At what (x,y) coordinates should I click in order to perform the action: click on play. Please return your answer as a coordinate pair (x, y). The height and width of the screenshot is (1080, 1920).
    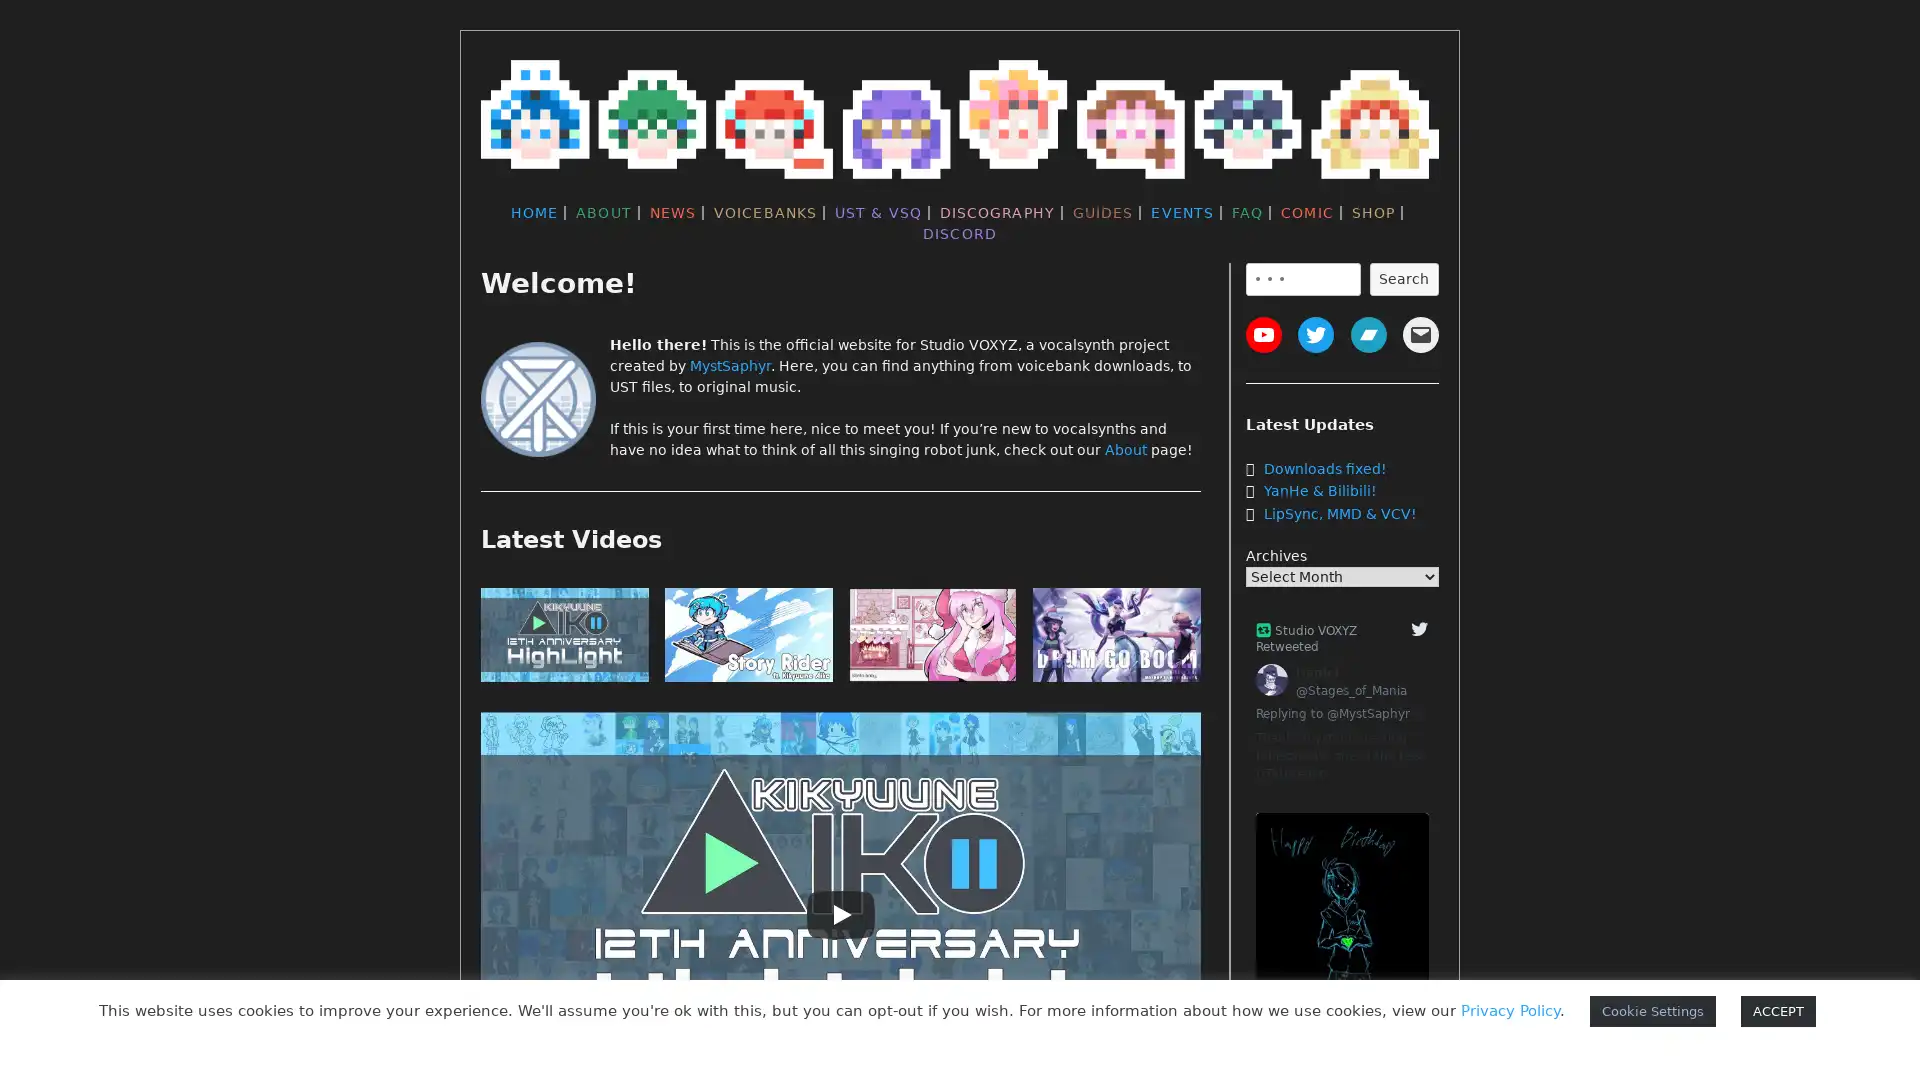
    Looking at the image, I should click on (564, 639).